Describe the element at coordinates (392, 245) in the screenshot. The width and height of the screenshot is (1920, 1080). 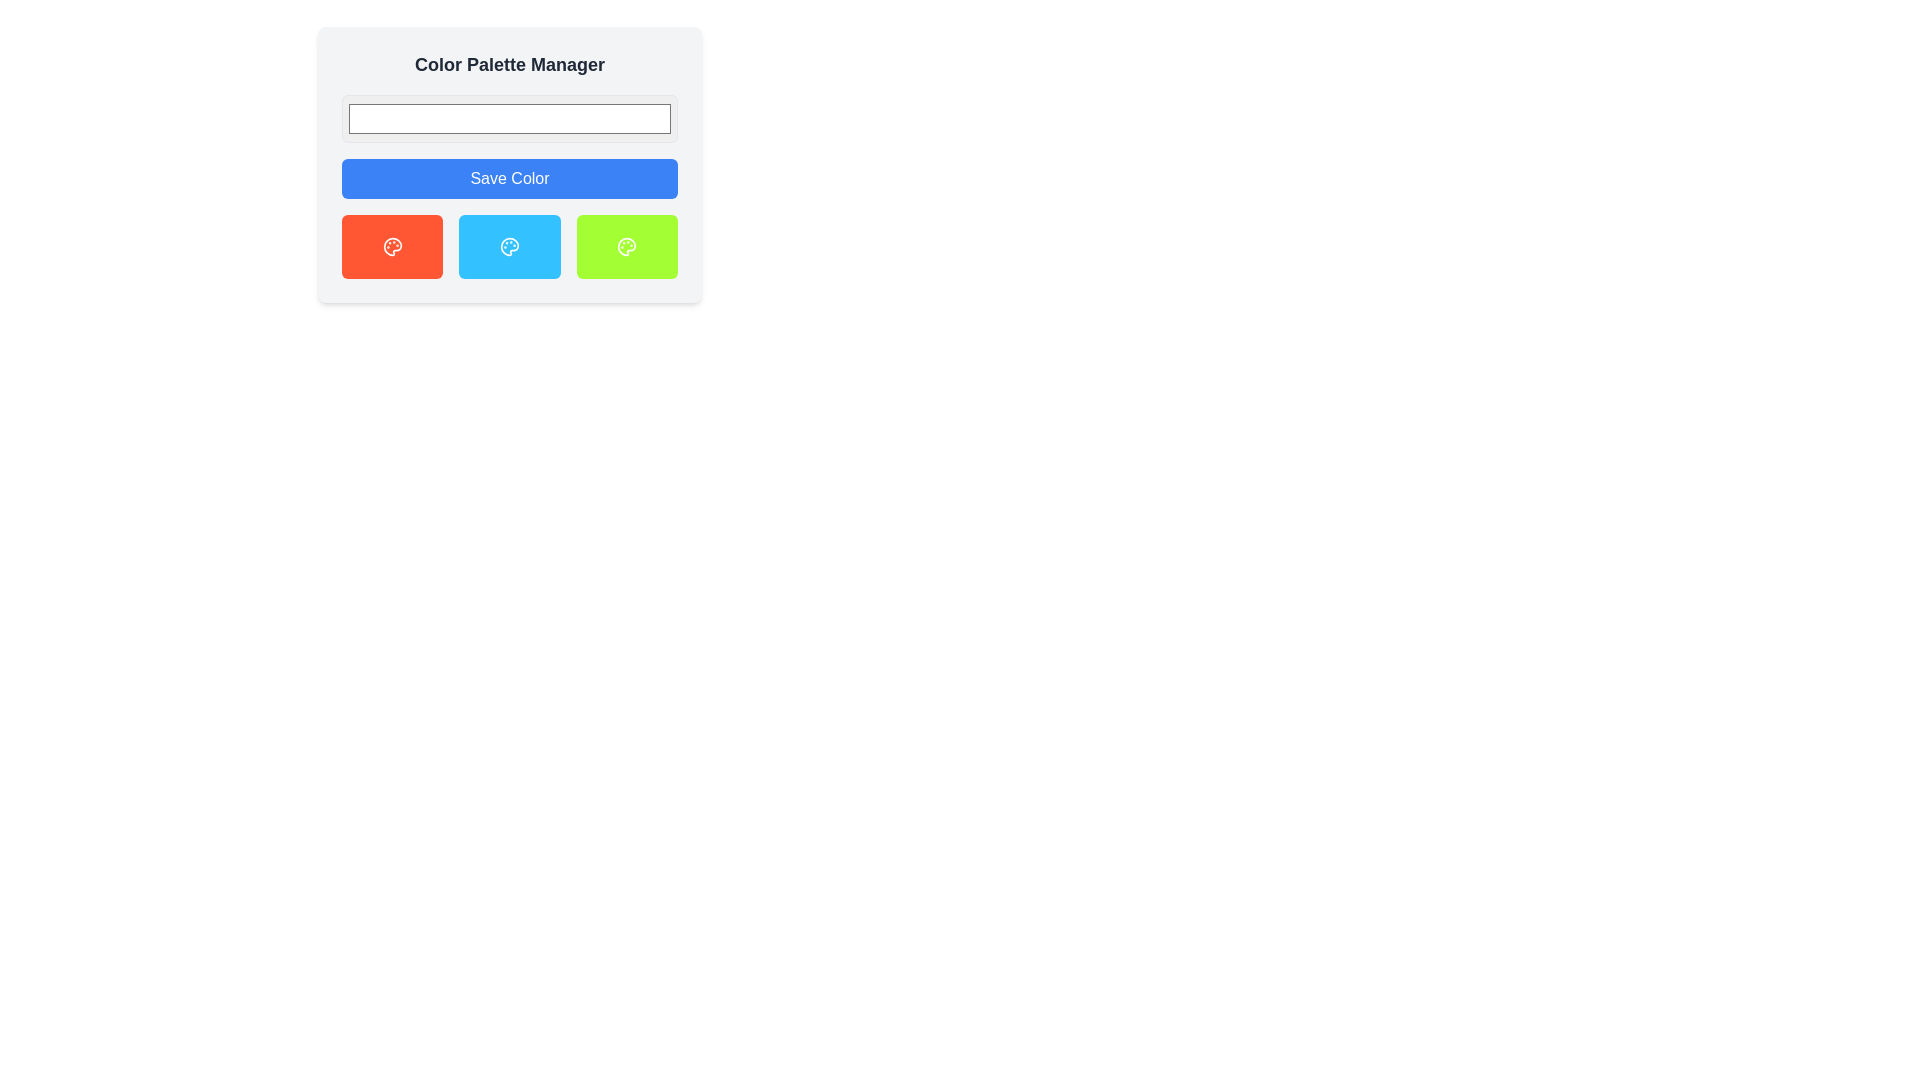
I see `the first button in the row of three buttons at the bottom of the 'Color Palette Manager'` at that location.